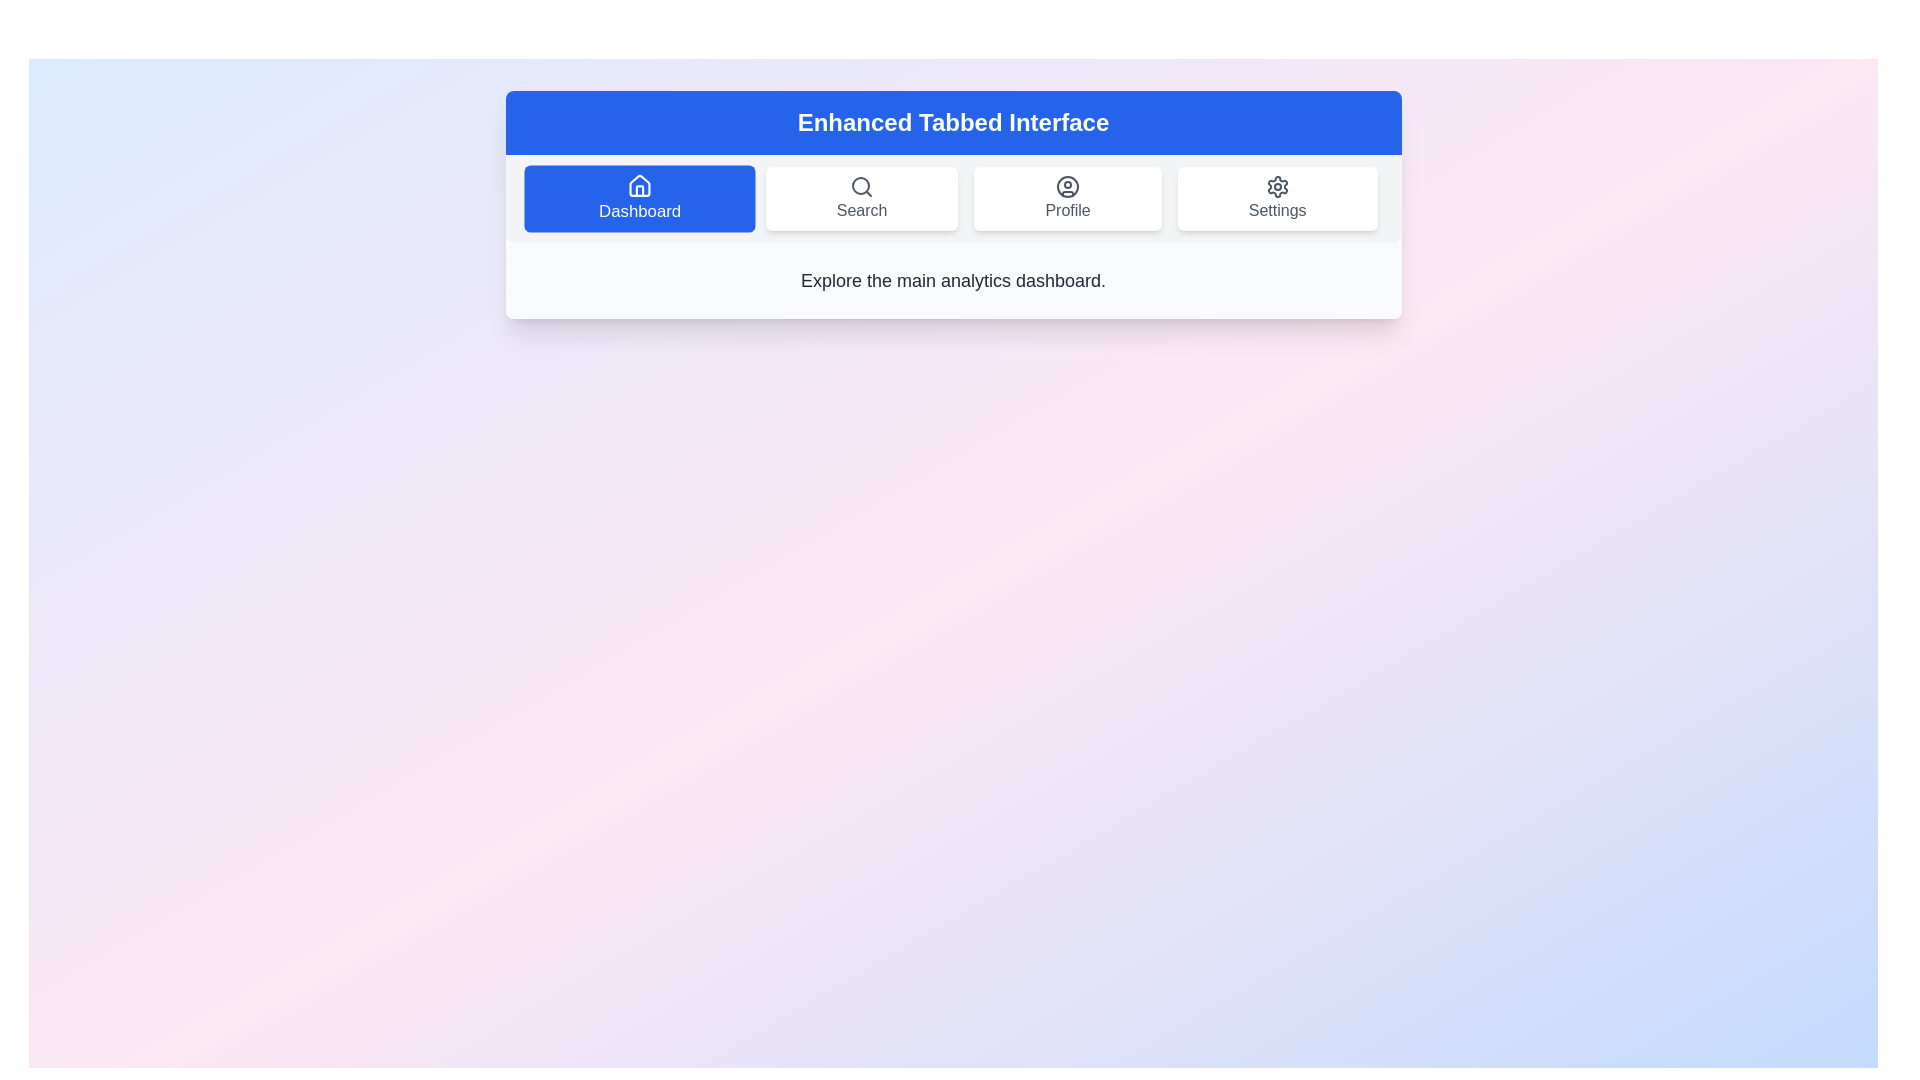  I want to click on the gear icon in the Settings tab of the top navigation bar, so click(1276, 186).